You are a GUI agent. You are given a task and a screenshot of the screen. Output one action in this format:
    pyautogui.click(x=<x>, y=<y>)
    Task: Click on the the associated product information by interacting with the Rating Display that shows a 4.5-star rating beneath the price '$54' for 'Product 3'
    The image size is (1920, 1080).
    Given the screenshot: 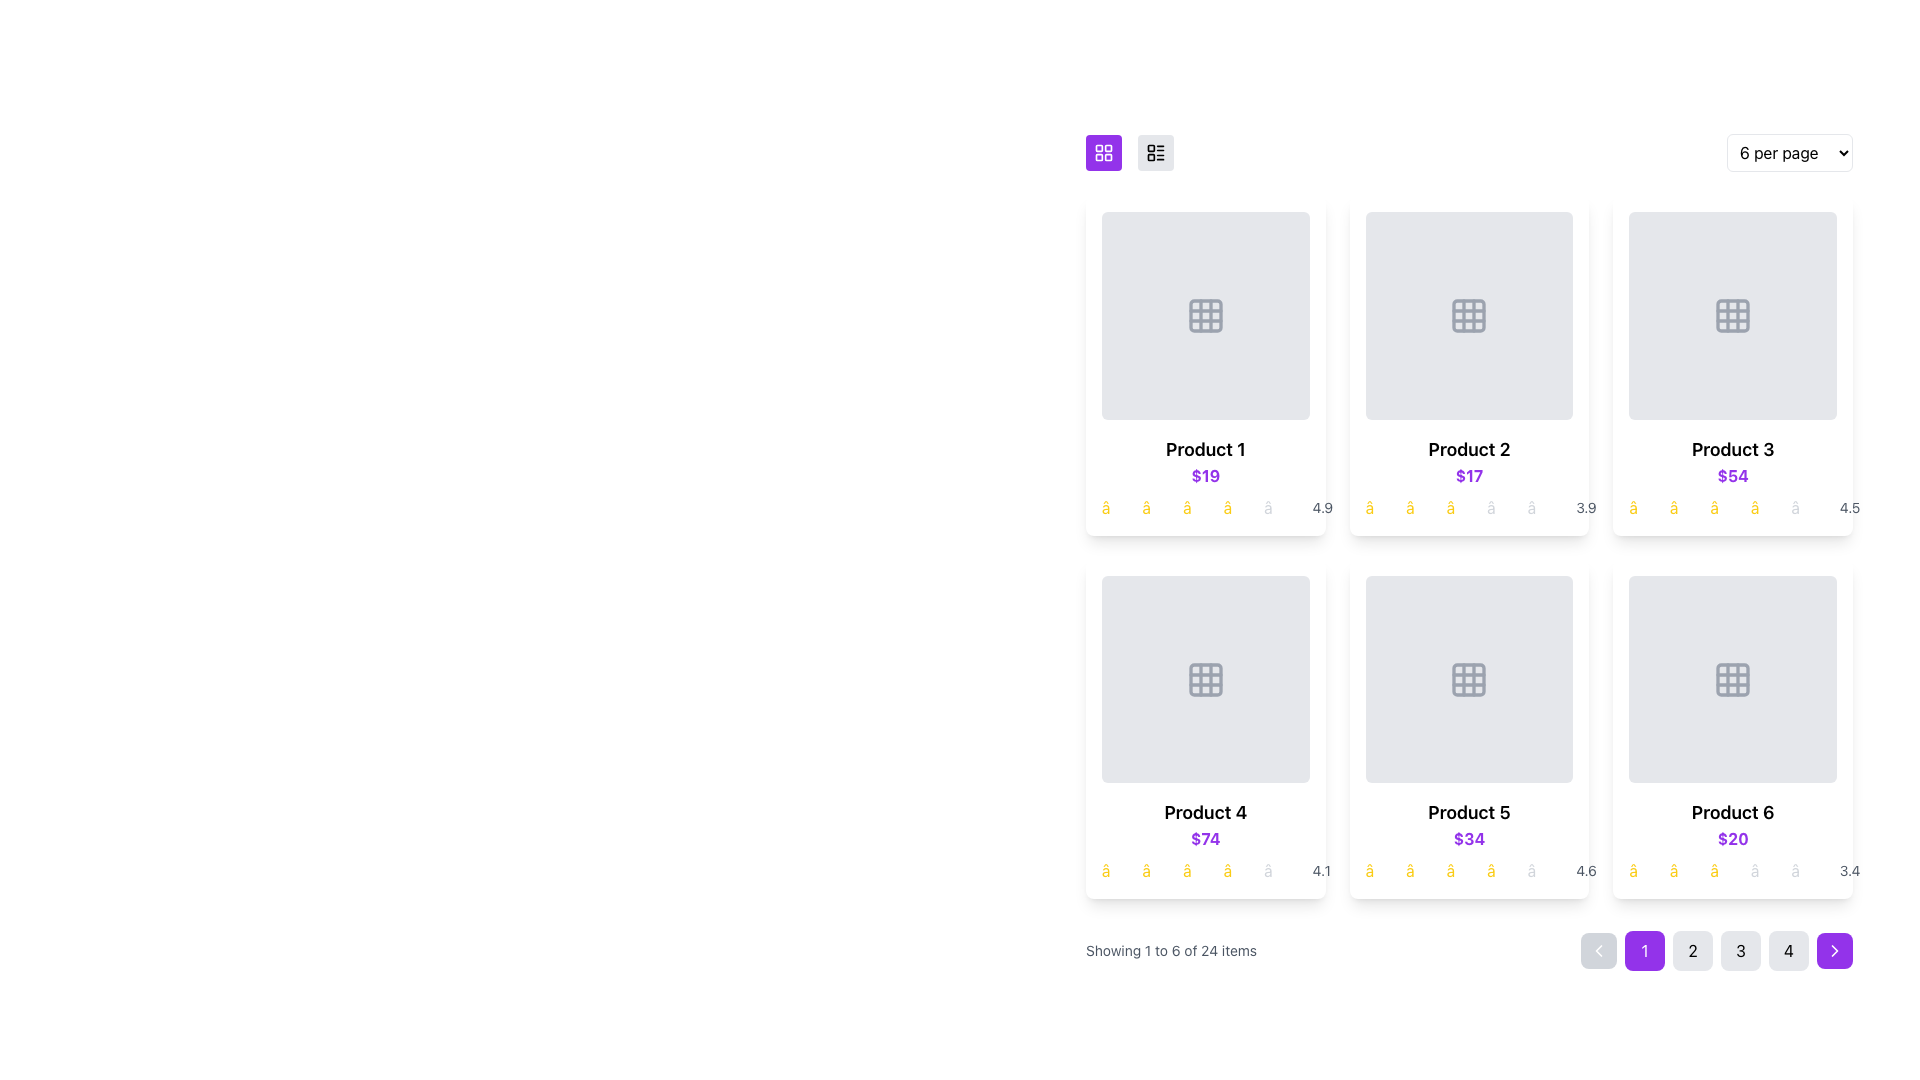 What is the action you would take?
    pyautogui.click(x=1732, y=506)
    